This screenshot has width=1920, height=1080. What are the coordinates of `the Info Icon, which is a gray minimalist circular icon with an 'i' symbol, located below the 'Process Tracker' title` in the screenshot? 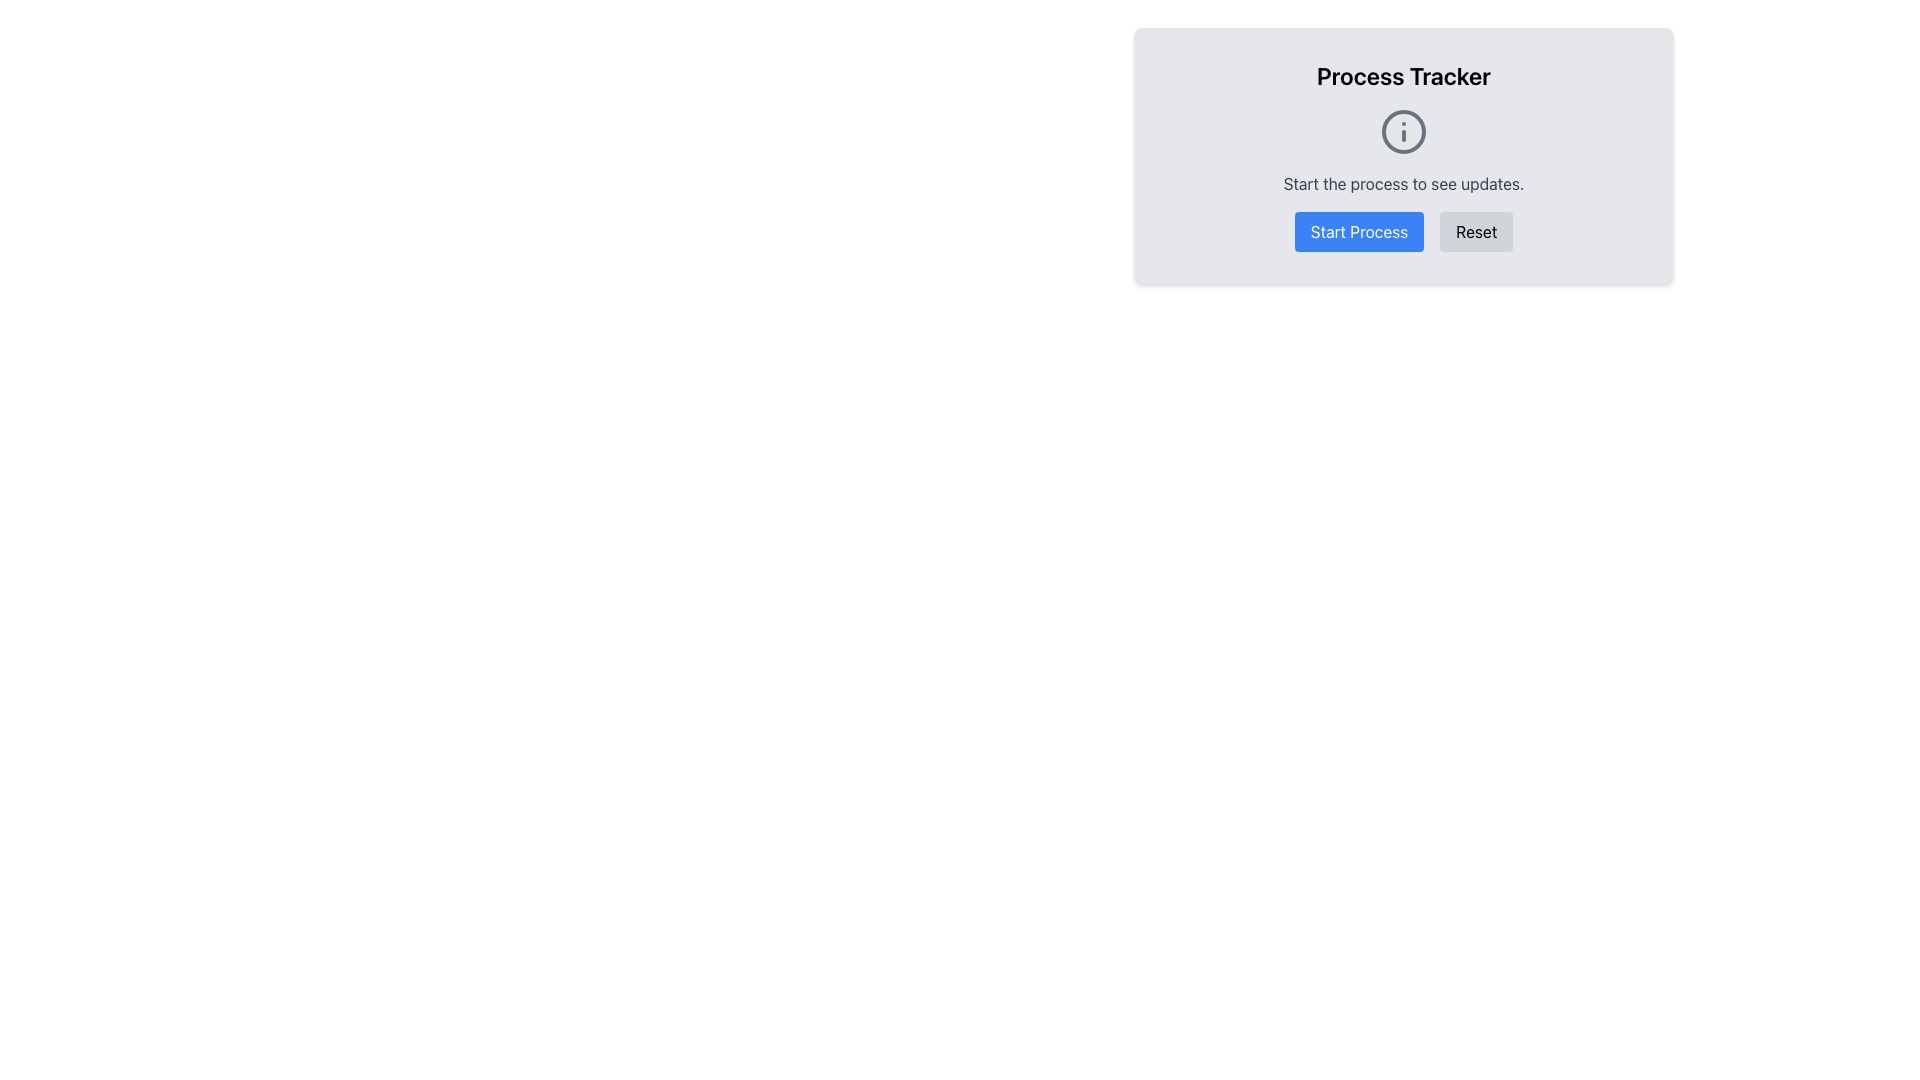 It's located at (1402, 131).